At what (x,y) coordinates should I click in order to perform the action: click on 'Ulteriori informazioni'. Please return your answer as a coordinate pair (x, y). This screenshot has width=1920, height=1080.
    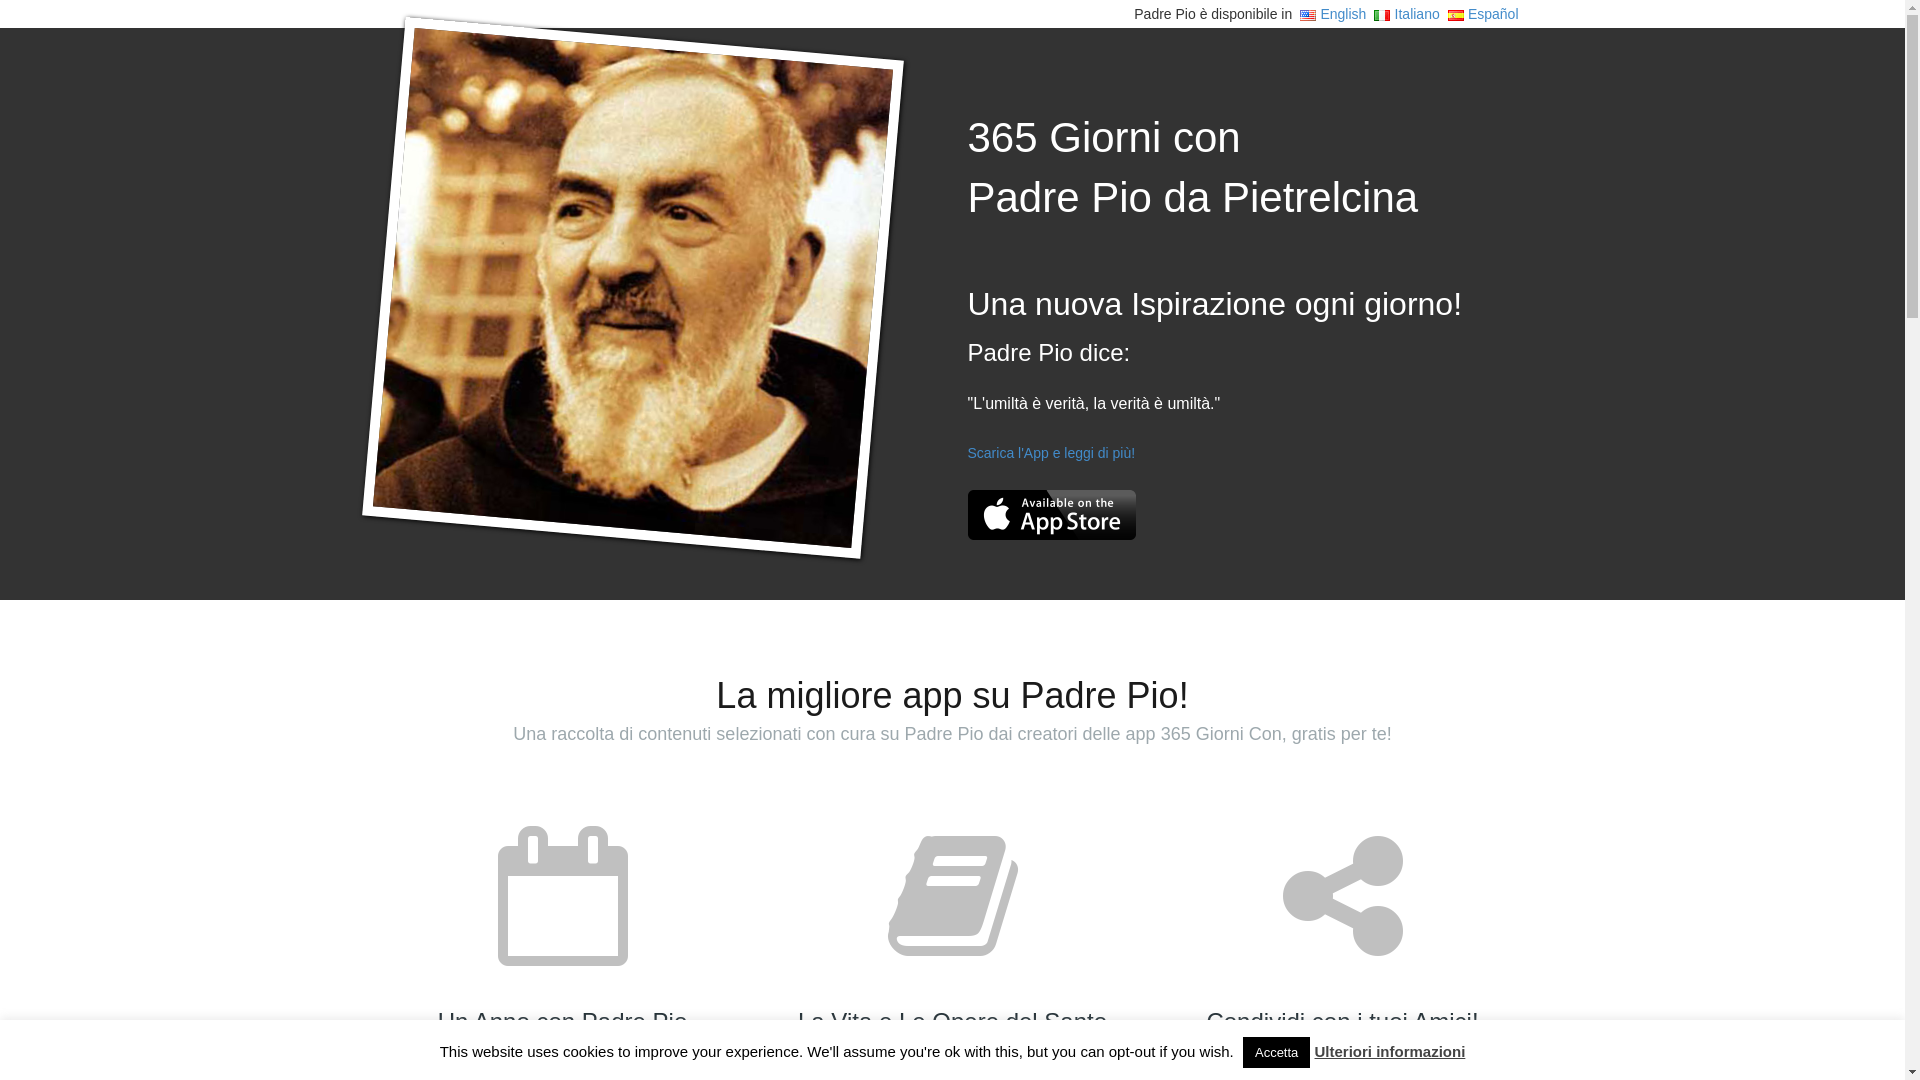
    Looking at the image, I should click on (1388, 1050).